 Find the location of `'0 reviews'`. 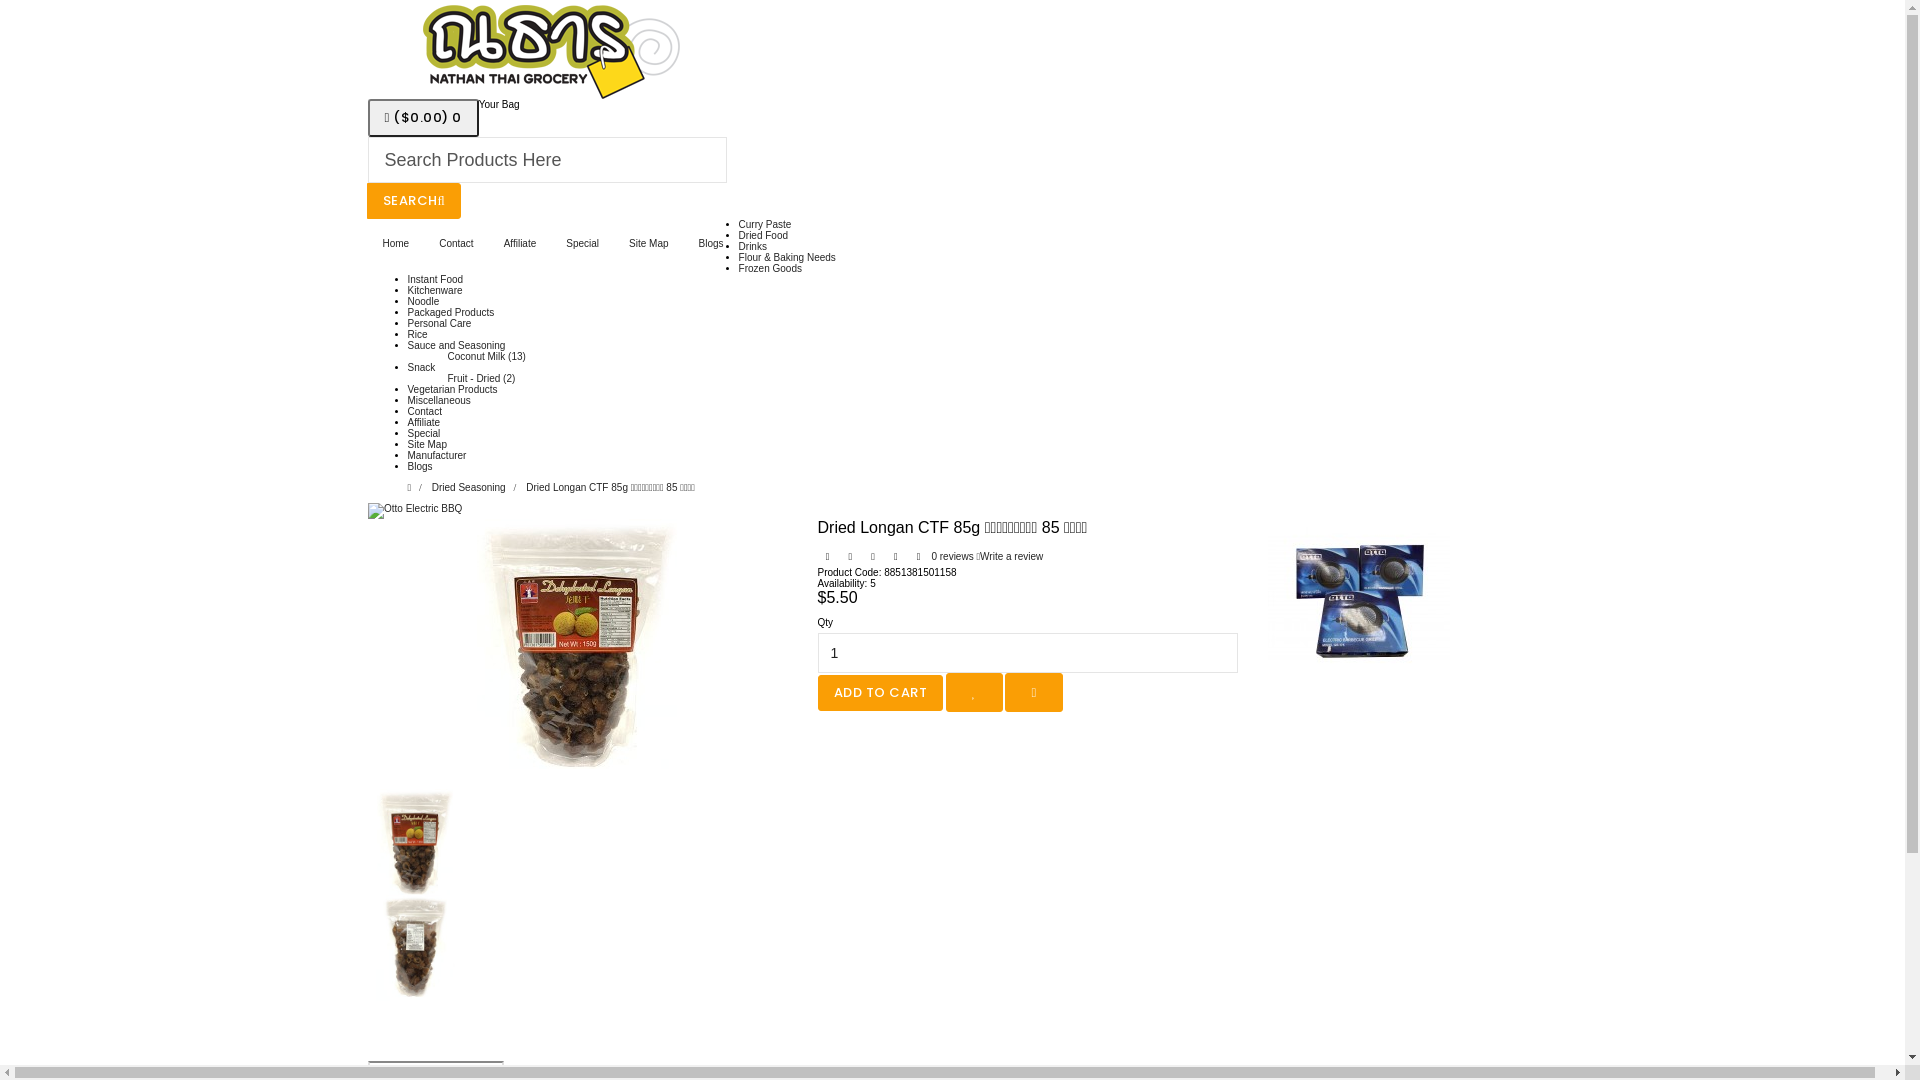

'0 reviews' is located at coordinates (950, 556).